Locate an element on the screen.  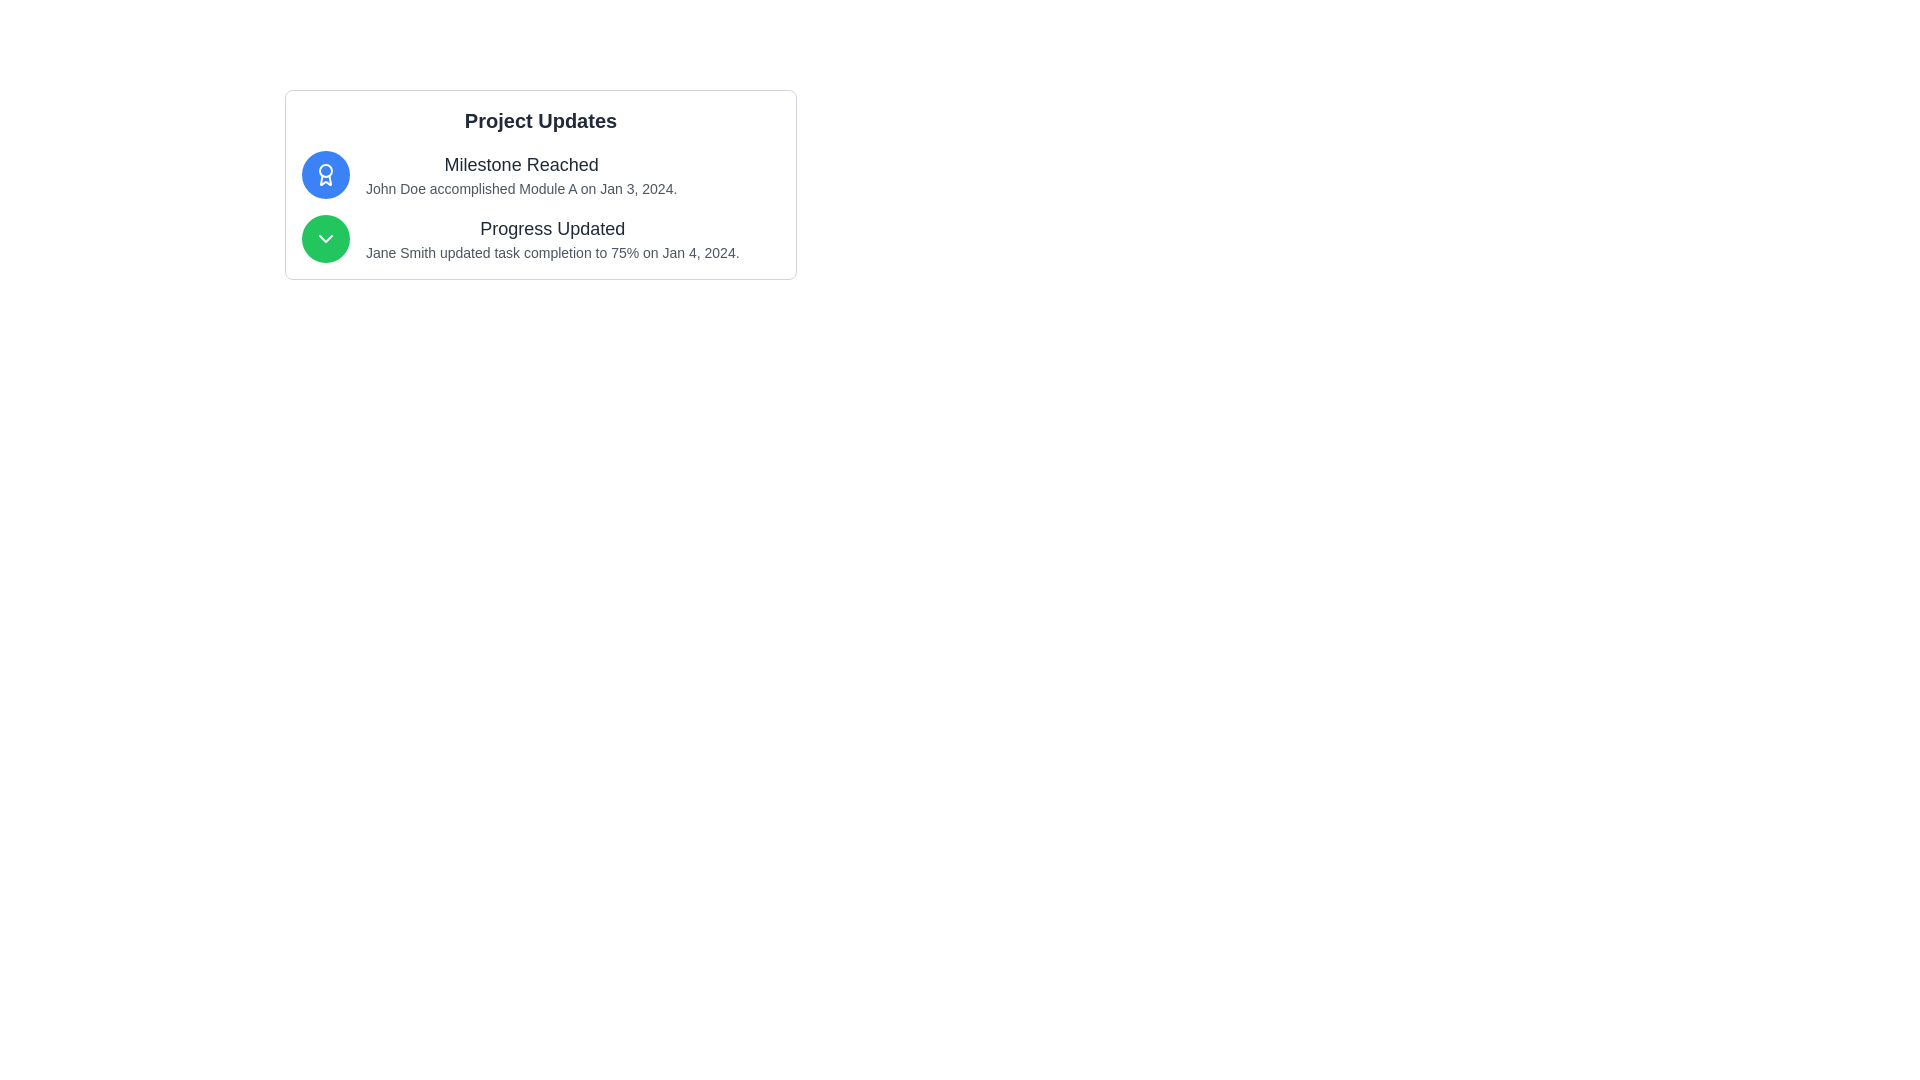
the text element displaying 'Milestone Reached' in bold, dark gray font located in the upper section of the 'Project Updates' card is located at coordinates (521, 164).